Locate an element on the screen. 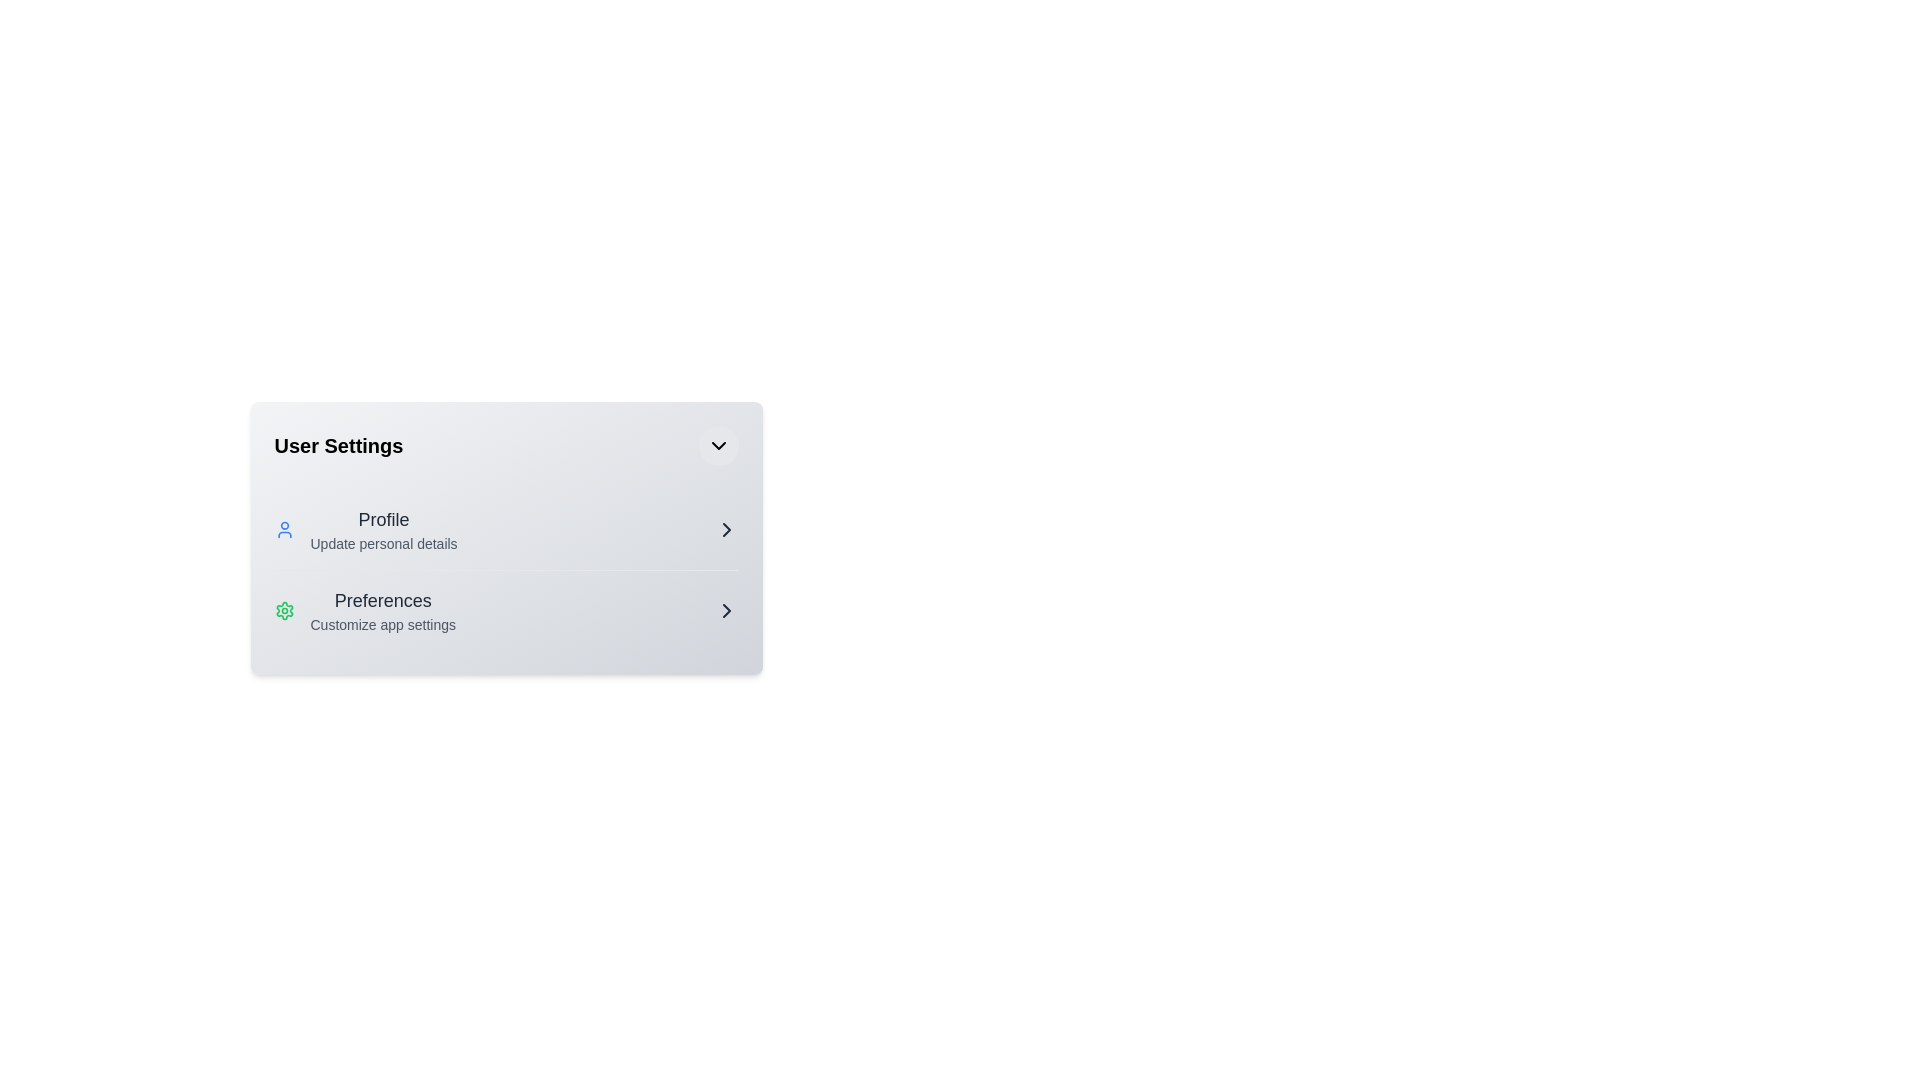  the second item is located at coordinates (506, 609).